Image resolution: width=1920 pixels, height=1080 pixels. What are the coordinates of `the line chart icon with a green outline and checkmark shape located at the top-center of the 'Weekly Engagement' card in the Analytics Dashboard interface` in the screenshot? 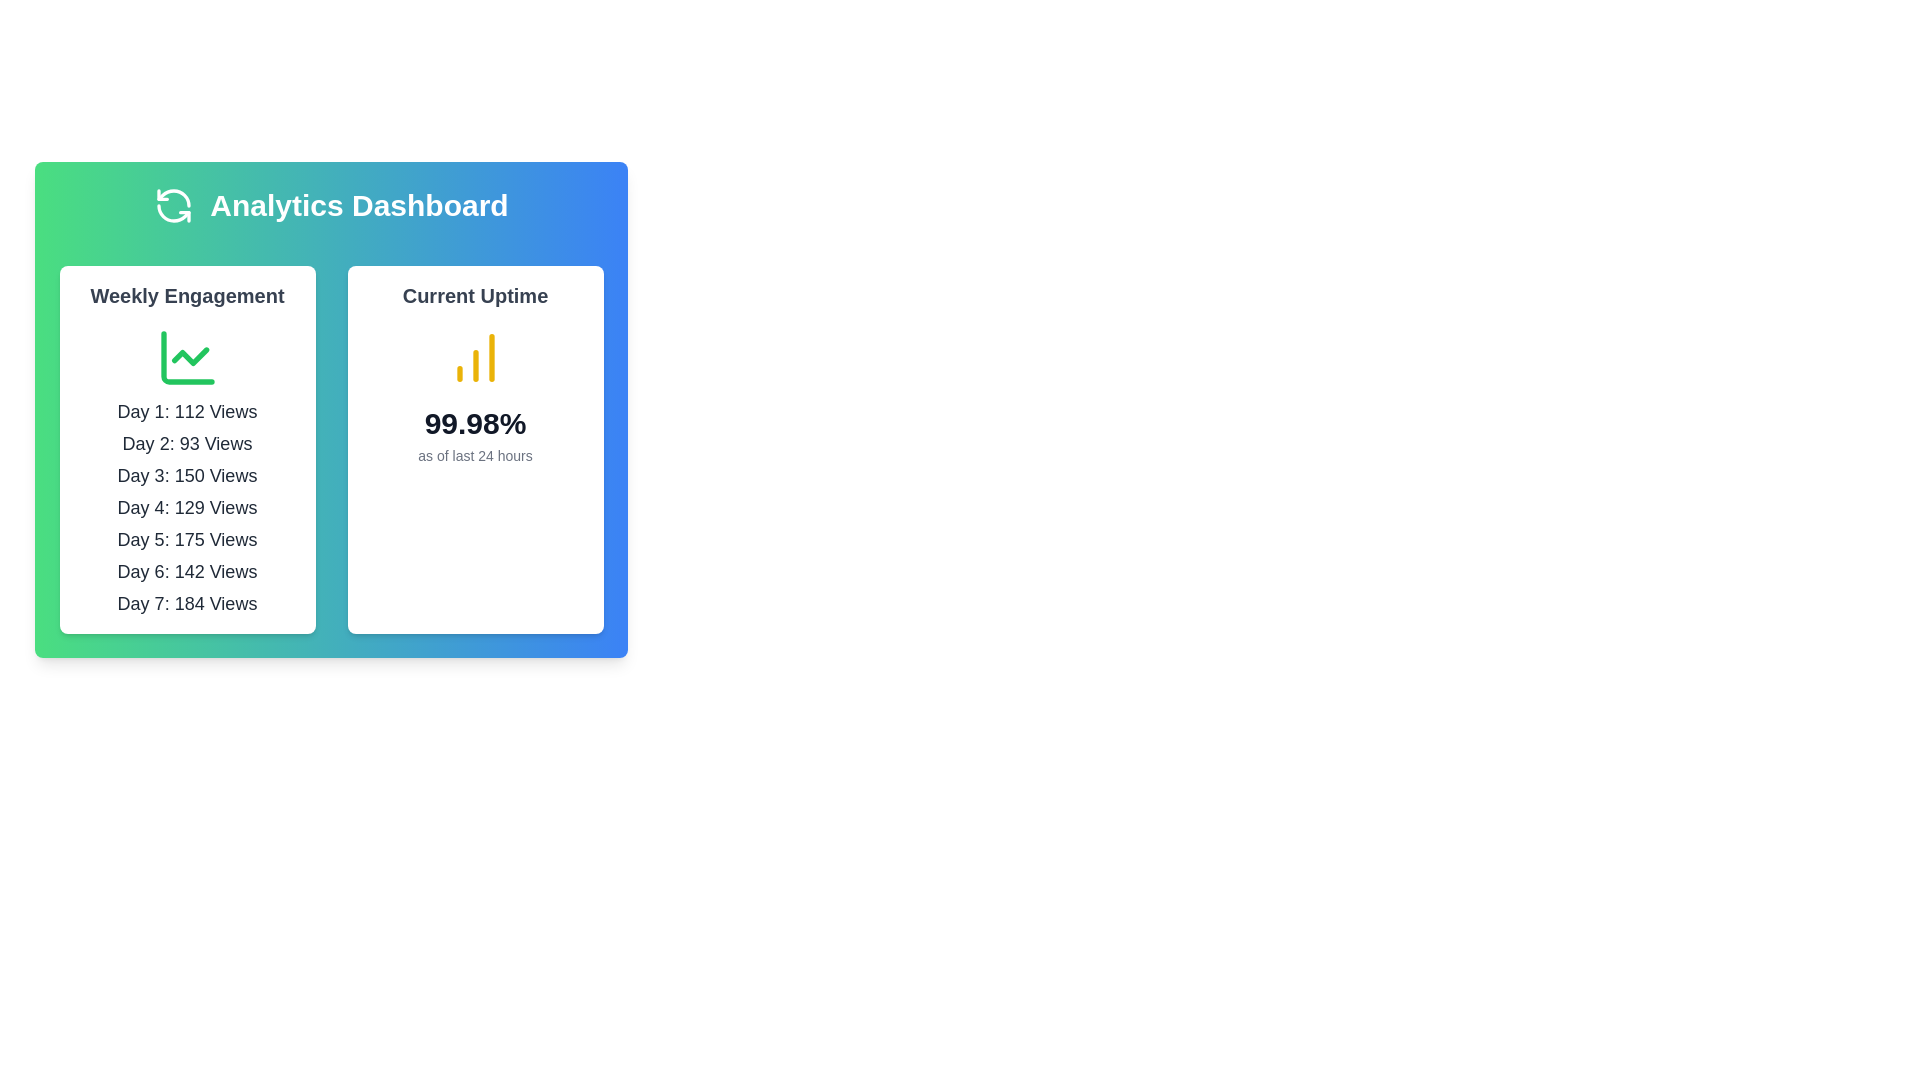 It's located at (187, 357).